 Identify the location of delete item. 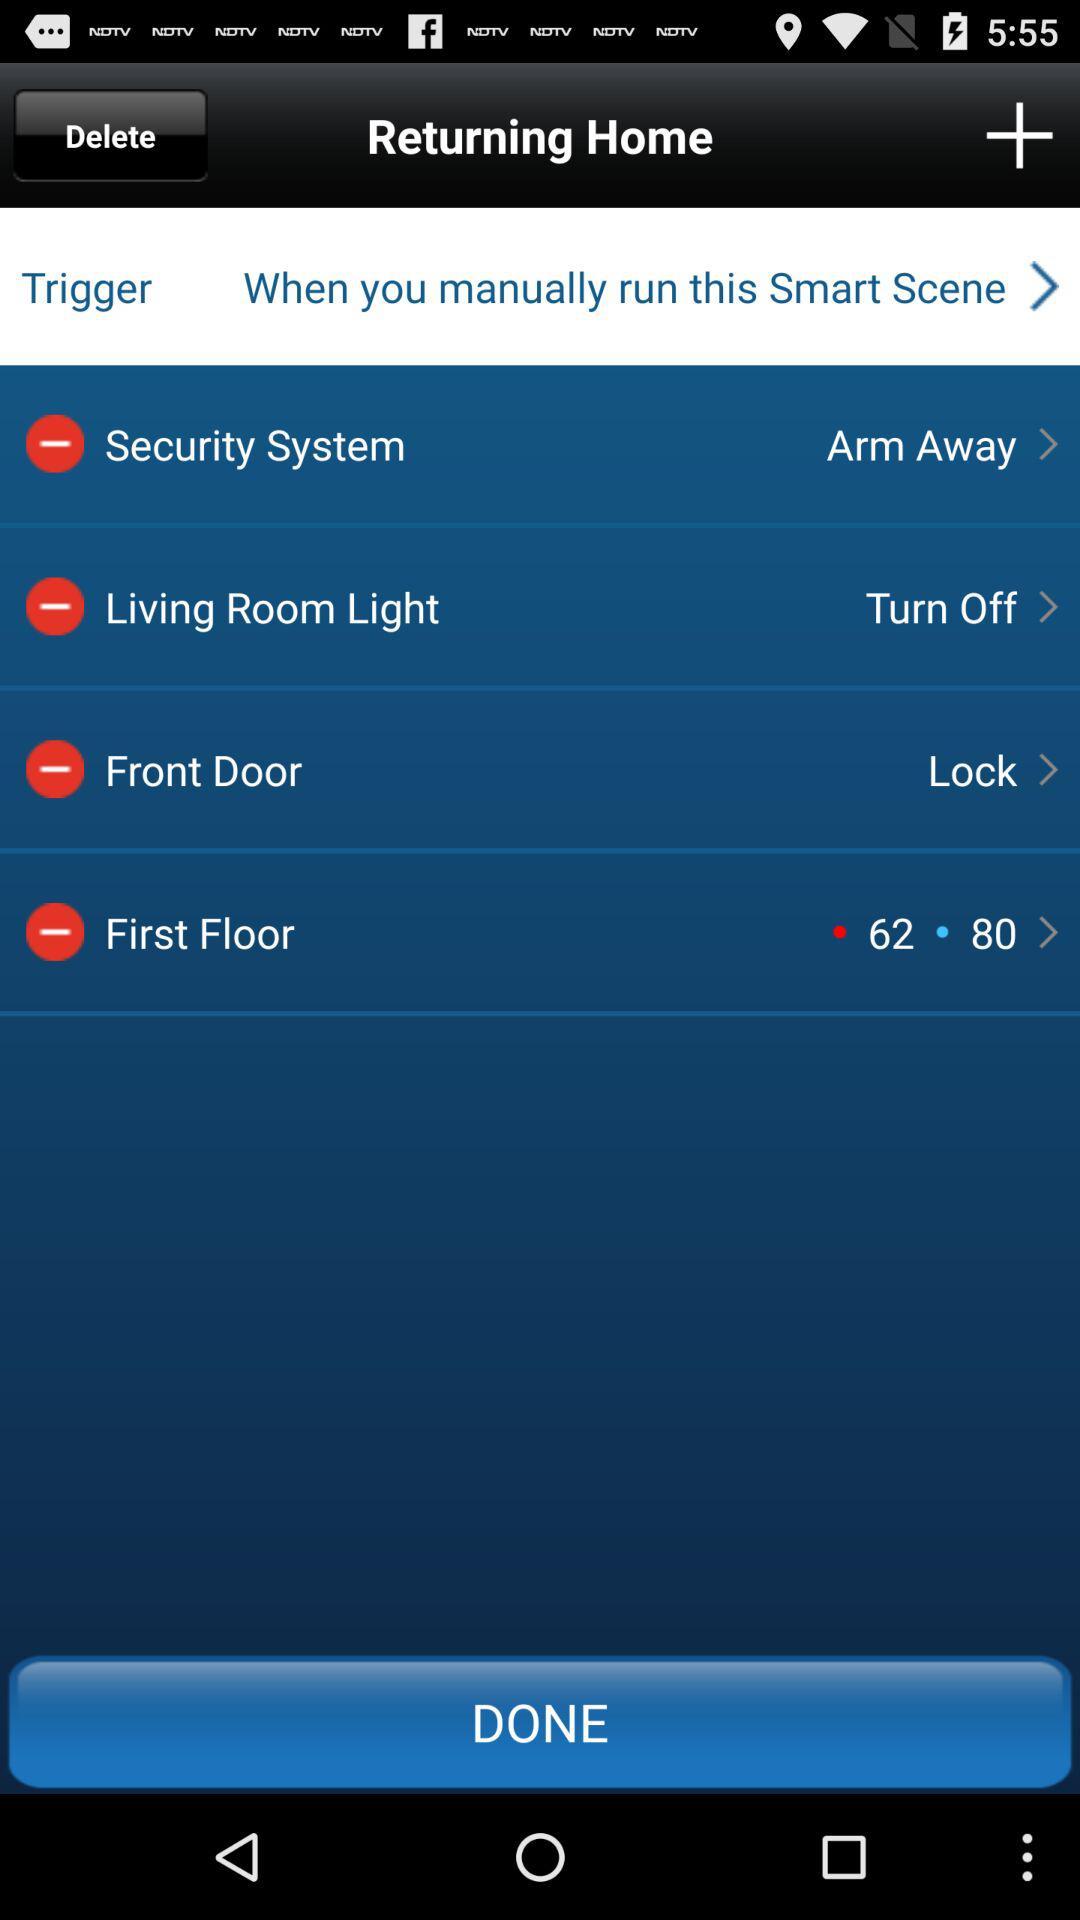
(54, 442).